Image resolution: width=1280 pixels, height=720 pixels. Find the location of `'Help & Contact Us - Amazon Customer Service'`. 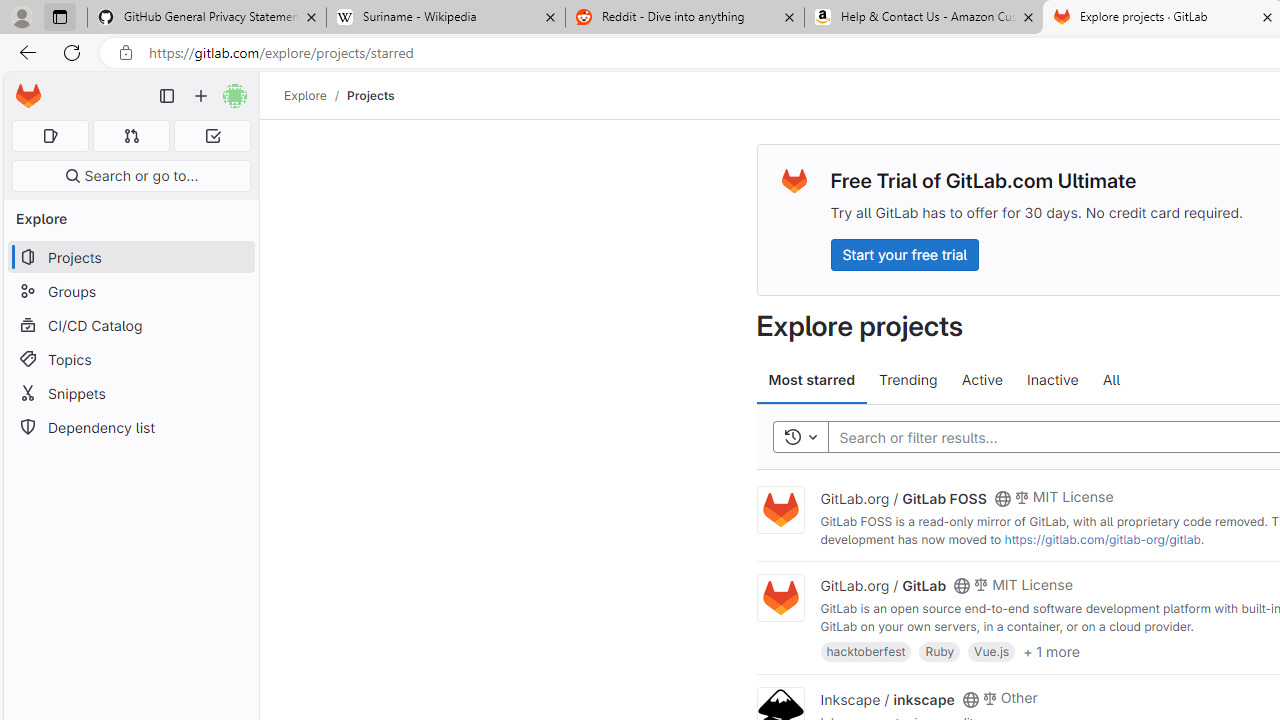

'Help & Contact Us - Amazon Customer Service' is located at coordinates (923, 17).